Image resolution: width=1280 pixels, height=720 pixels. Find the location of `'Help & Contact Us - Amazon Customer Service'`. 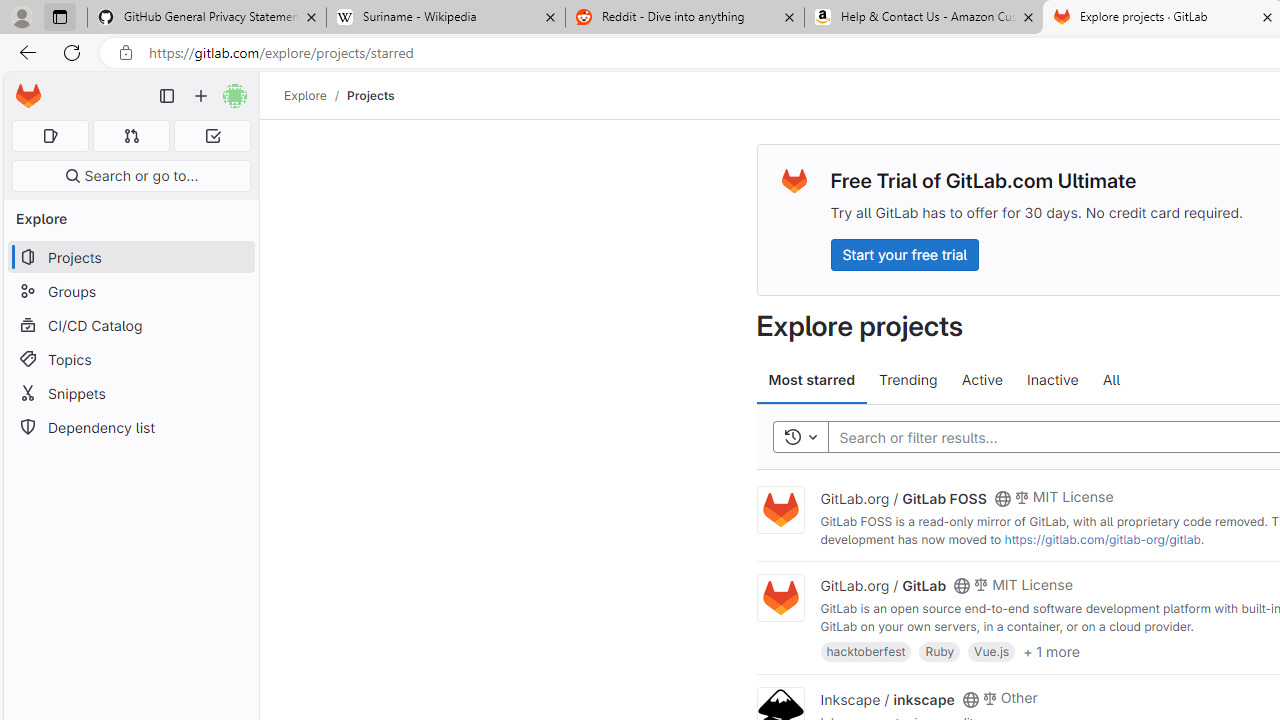

'Help & Contact Us - Amazon Customer Service' is located at coordinates (923, 17).